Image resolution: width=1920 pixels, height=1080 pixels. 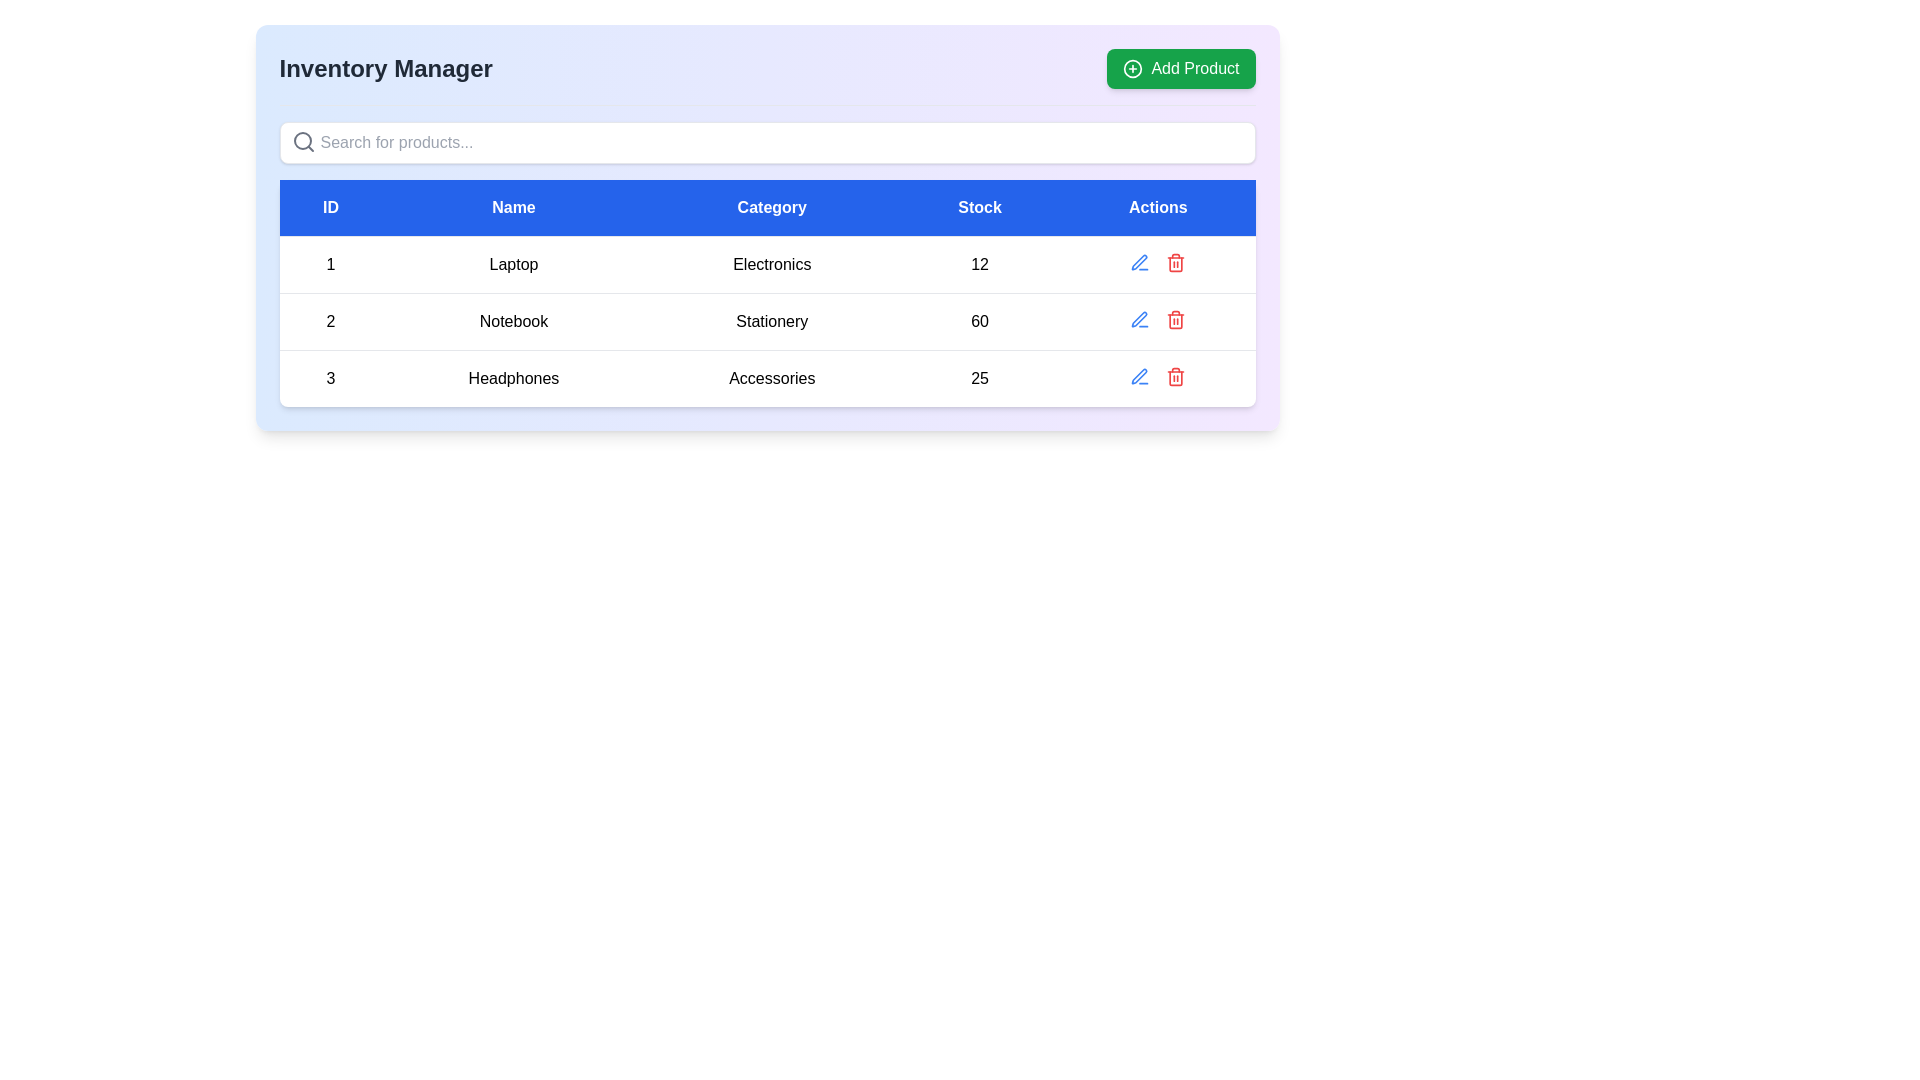 I want to click on the 'Stationery' text label located in the 'Category' column of the second row of the table, so click(x=771, y=320).